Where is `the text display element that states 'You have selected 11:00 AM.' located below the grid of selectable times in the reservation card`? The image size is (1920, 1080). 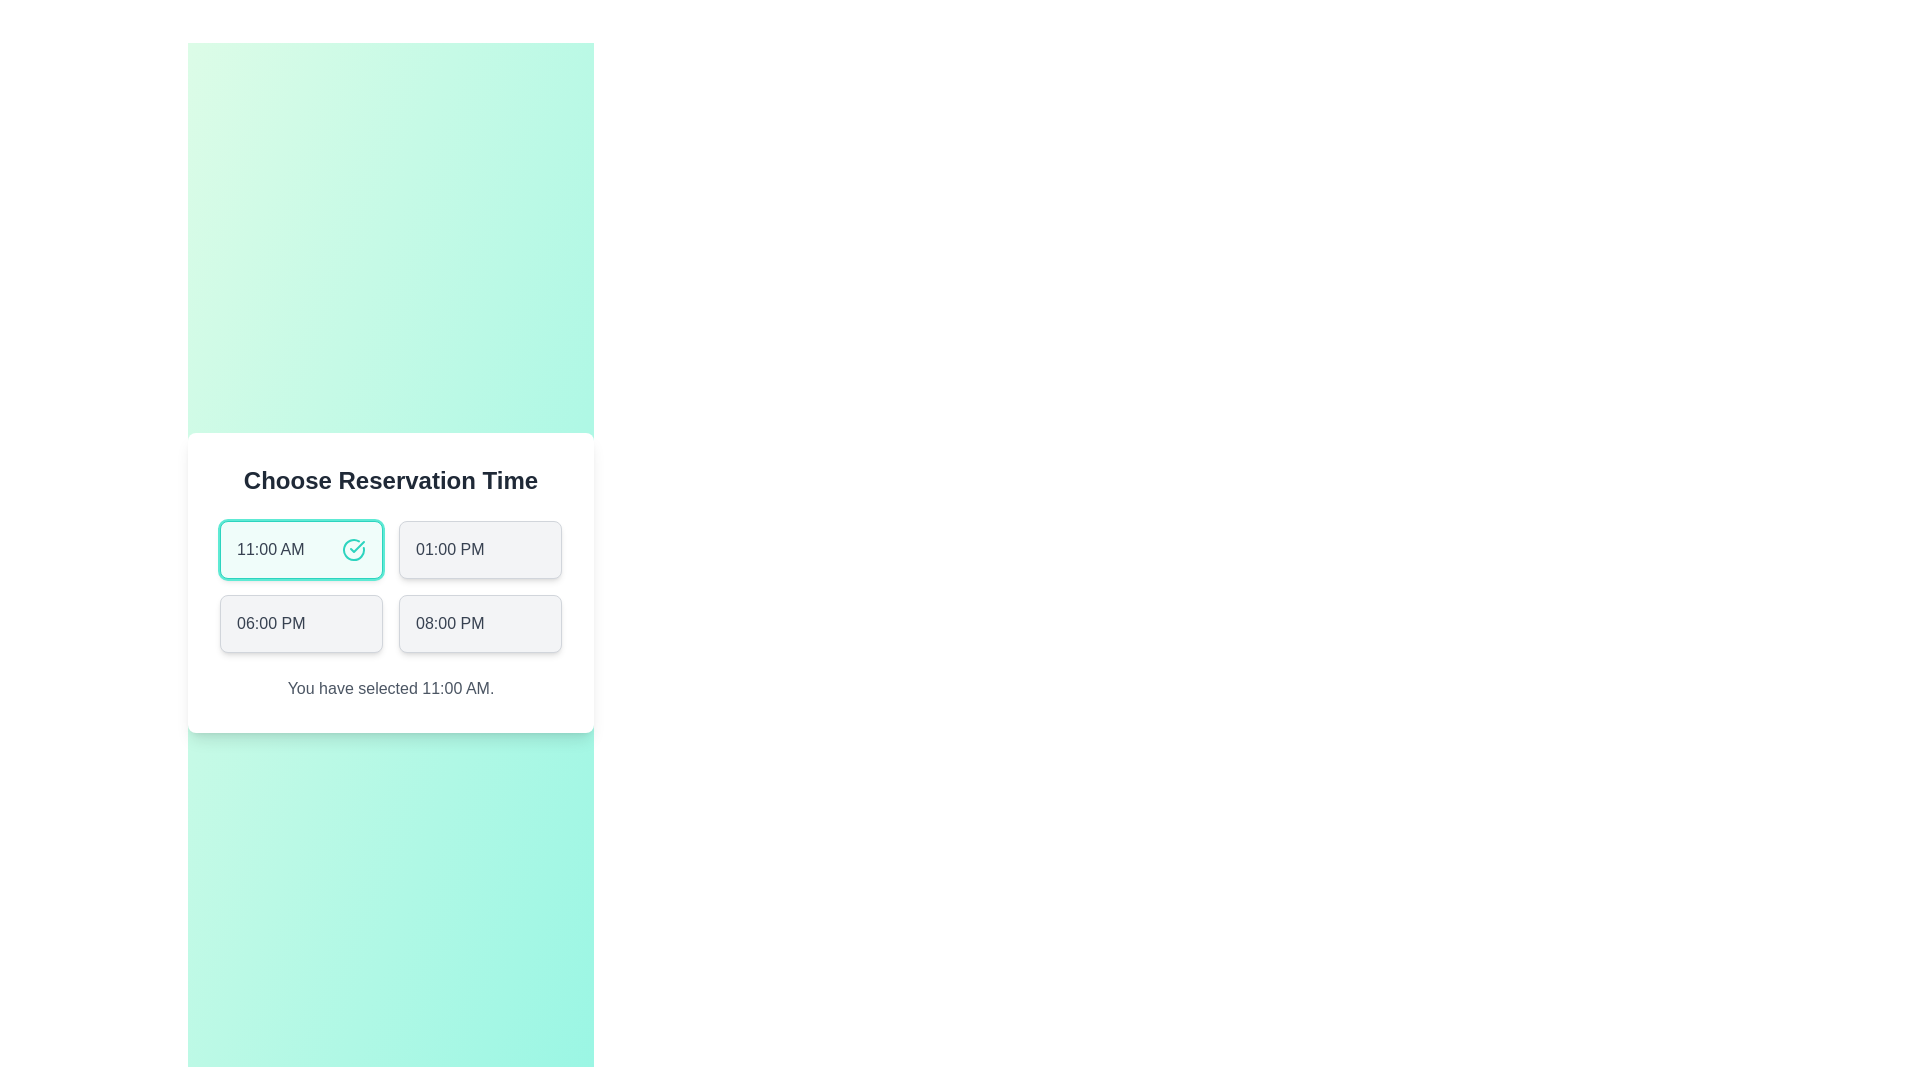 the text display element that states 'You have selected 11:00 AM.' located below the grid of selectable times in the reservation card is located at coordinates (390, 688).